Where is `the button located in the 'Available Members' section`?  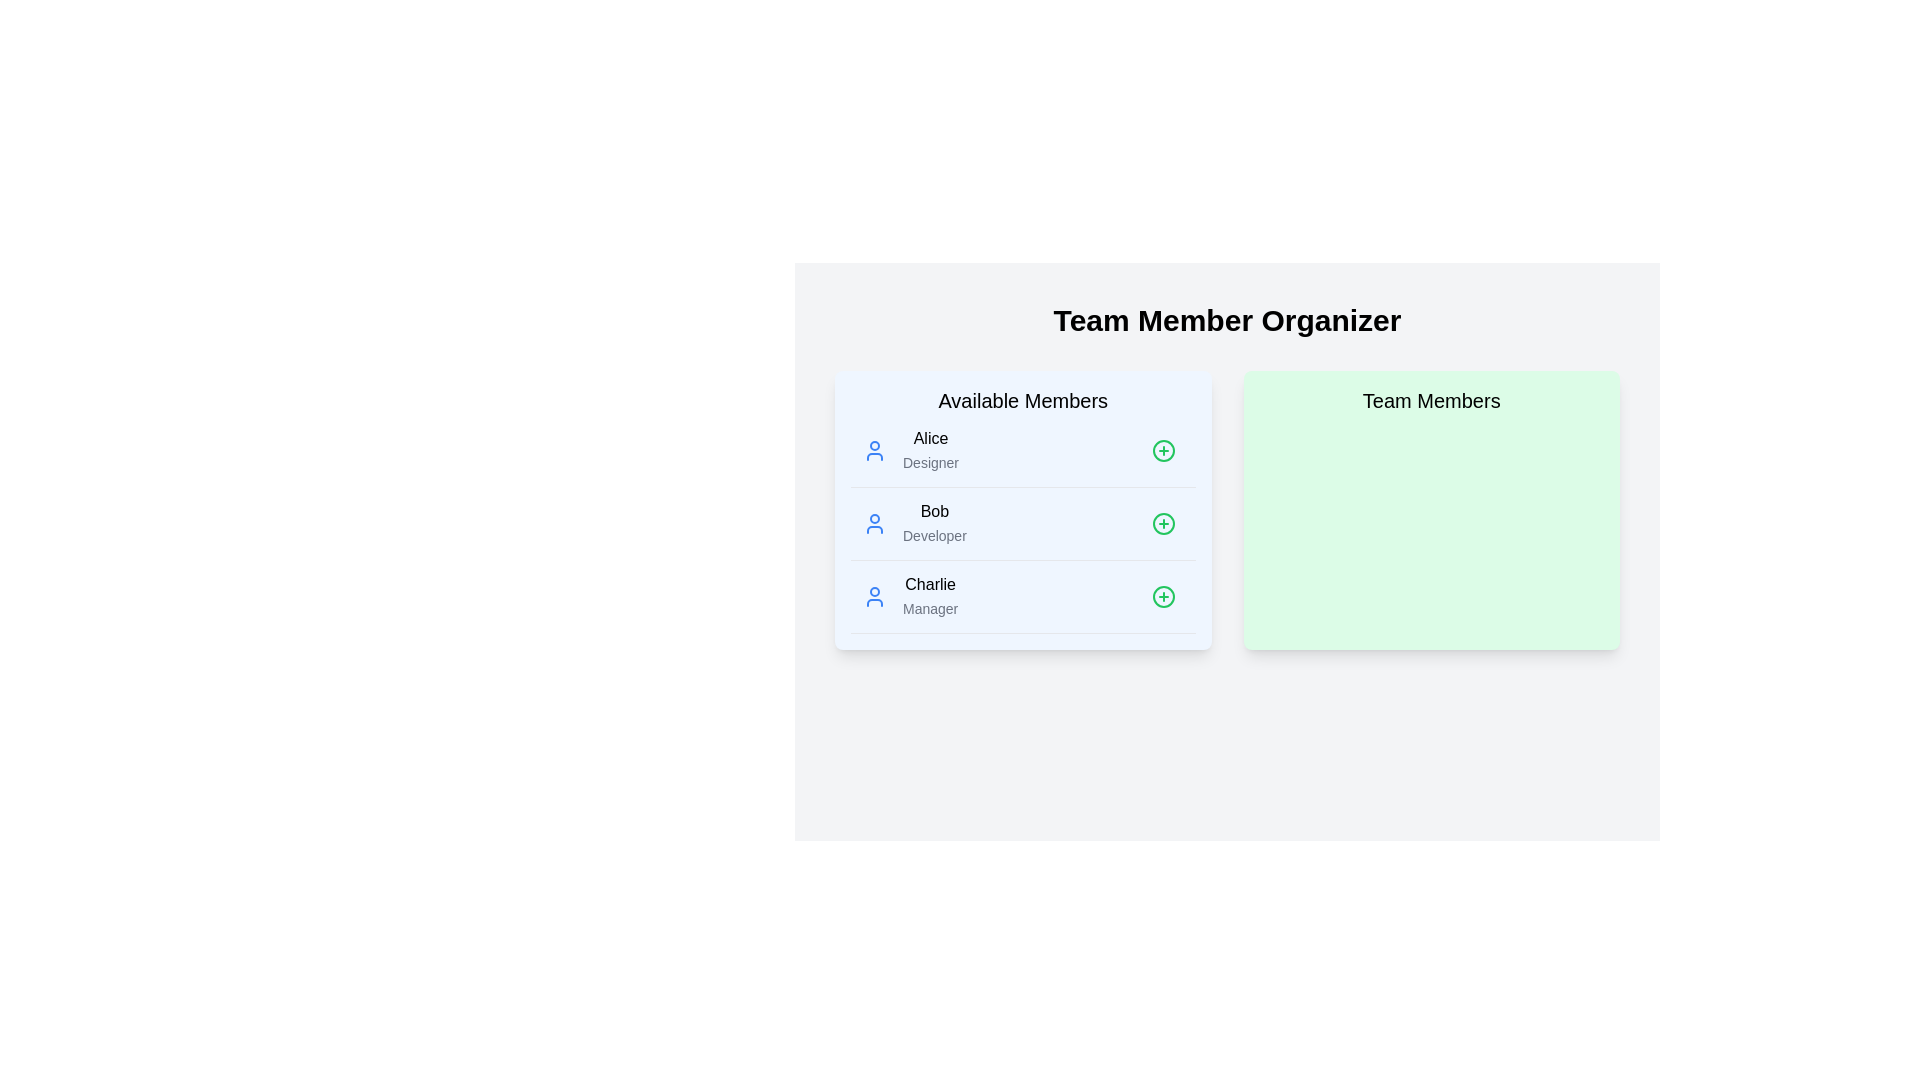 the button located in the 'Available Members' section is located at coordinates (1163, 523).